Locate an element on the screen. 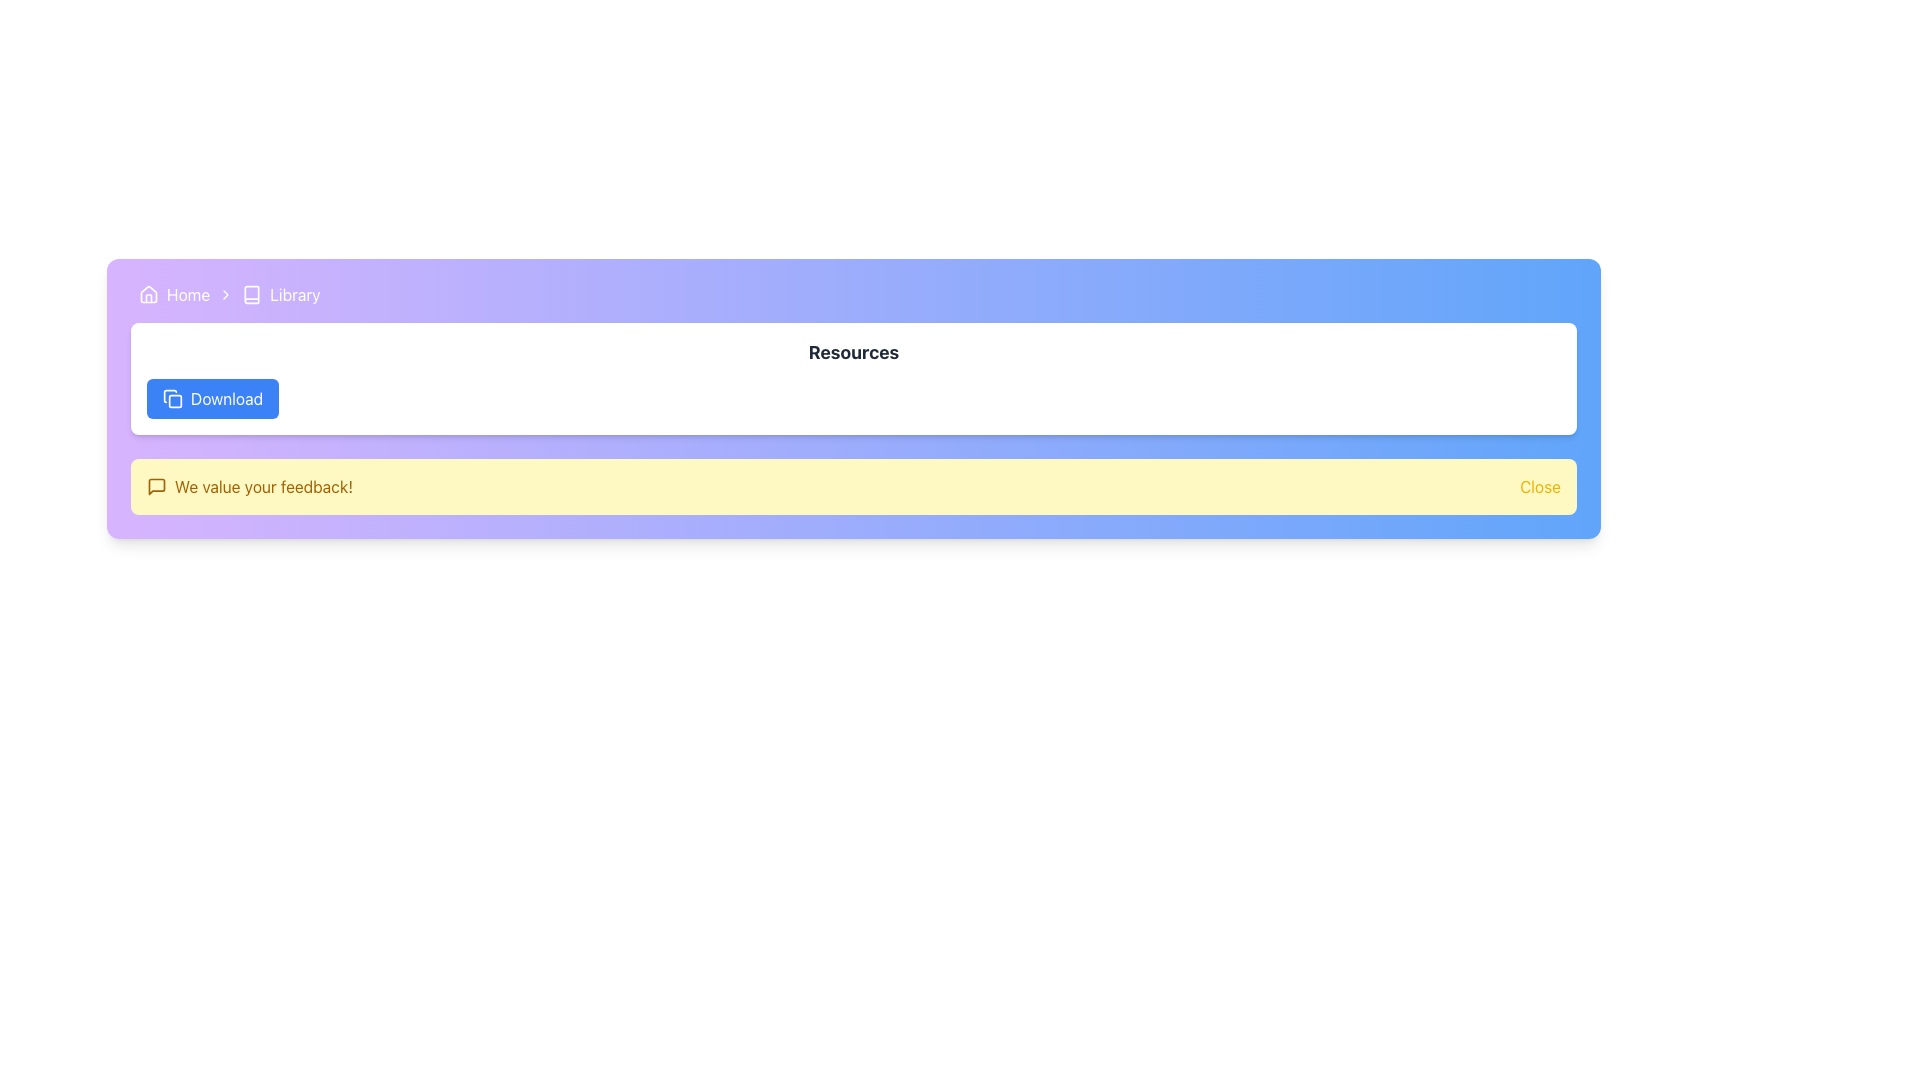  the book-shaped icon with a hollow design located in the breadcrumb navigation section, positioned between the 'Home' and 'Library' links is located at coordinates (251, 294).